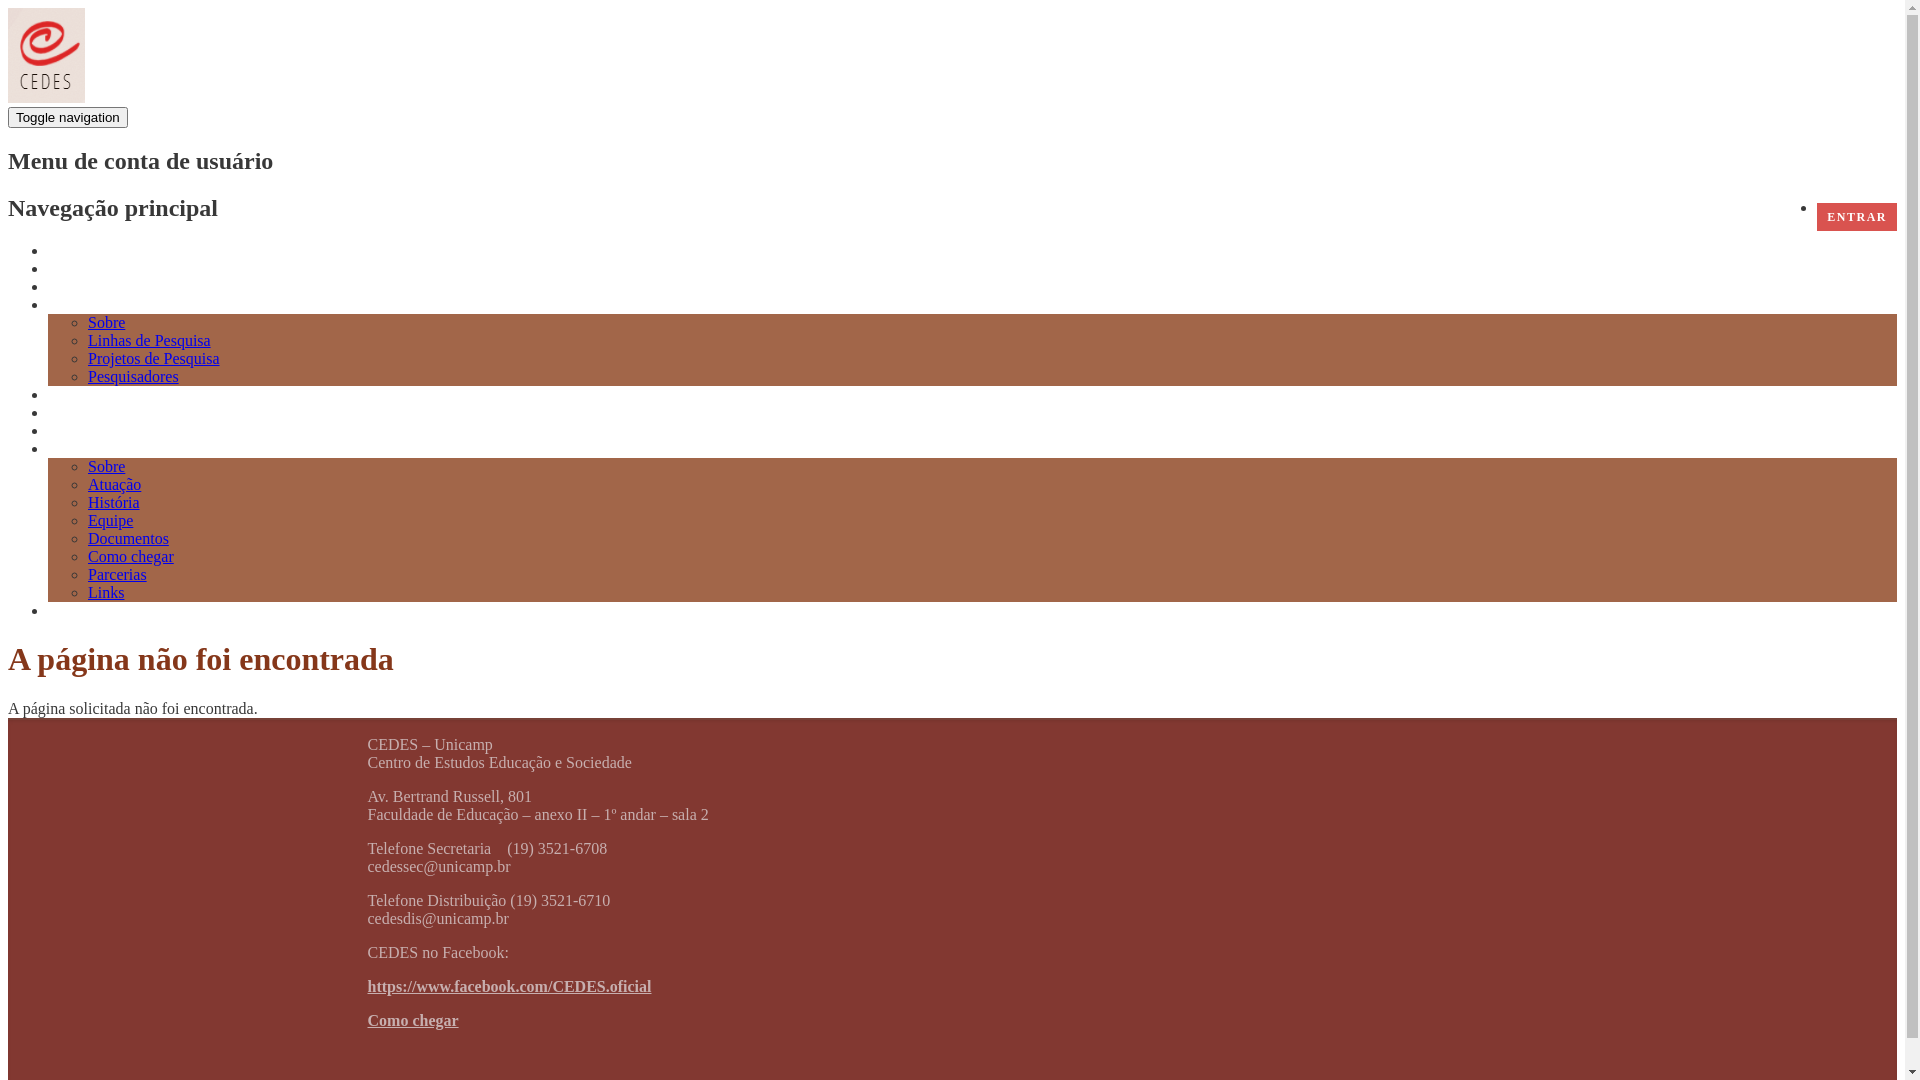  I want to click on 'ENTRAR', so click(1856, 216).